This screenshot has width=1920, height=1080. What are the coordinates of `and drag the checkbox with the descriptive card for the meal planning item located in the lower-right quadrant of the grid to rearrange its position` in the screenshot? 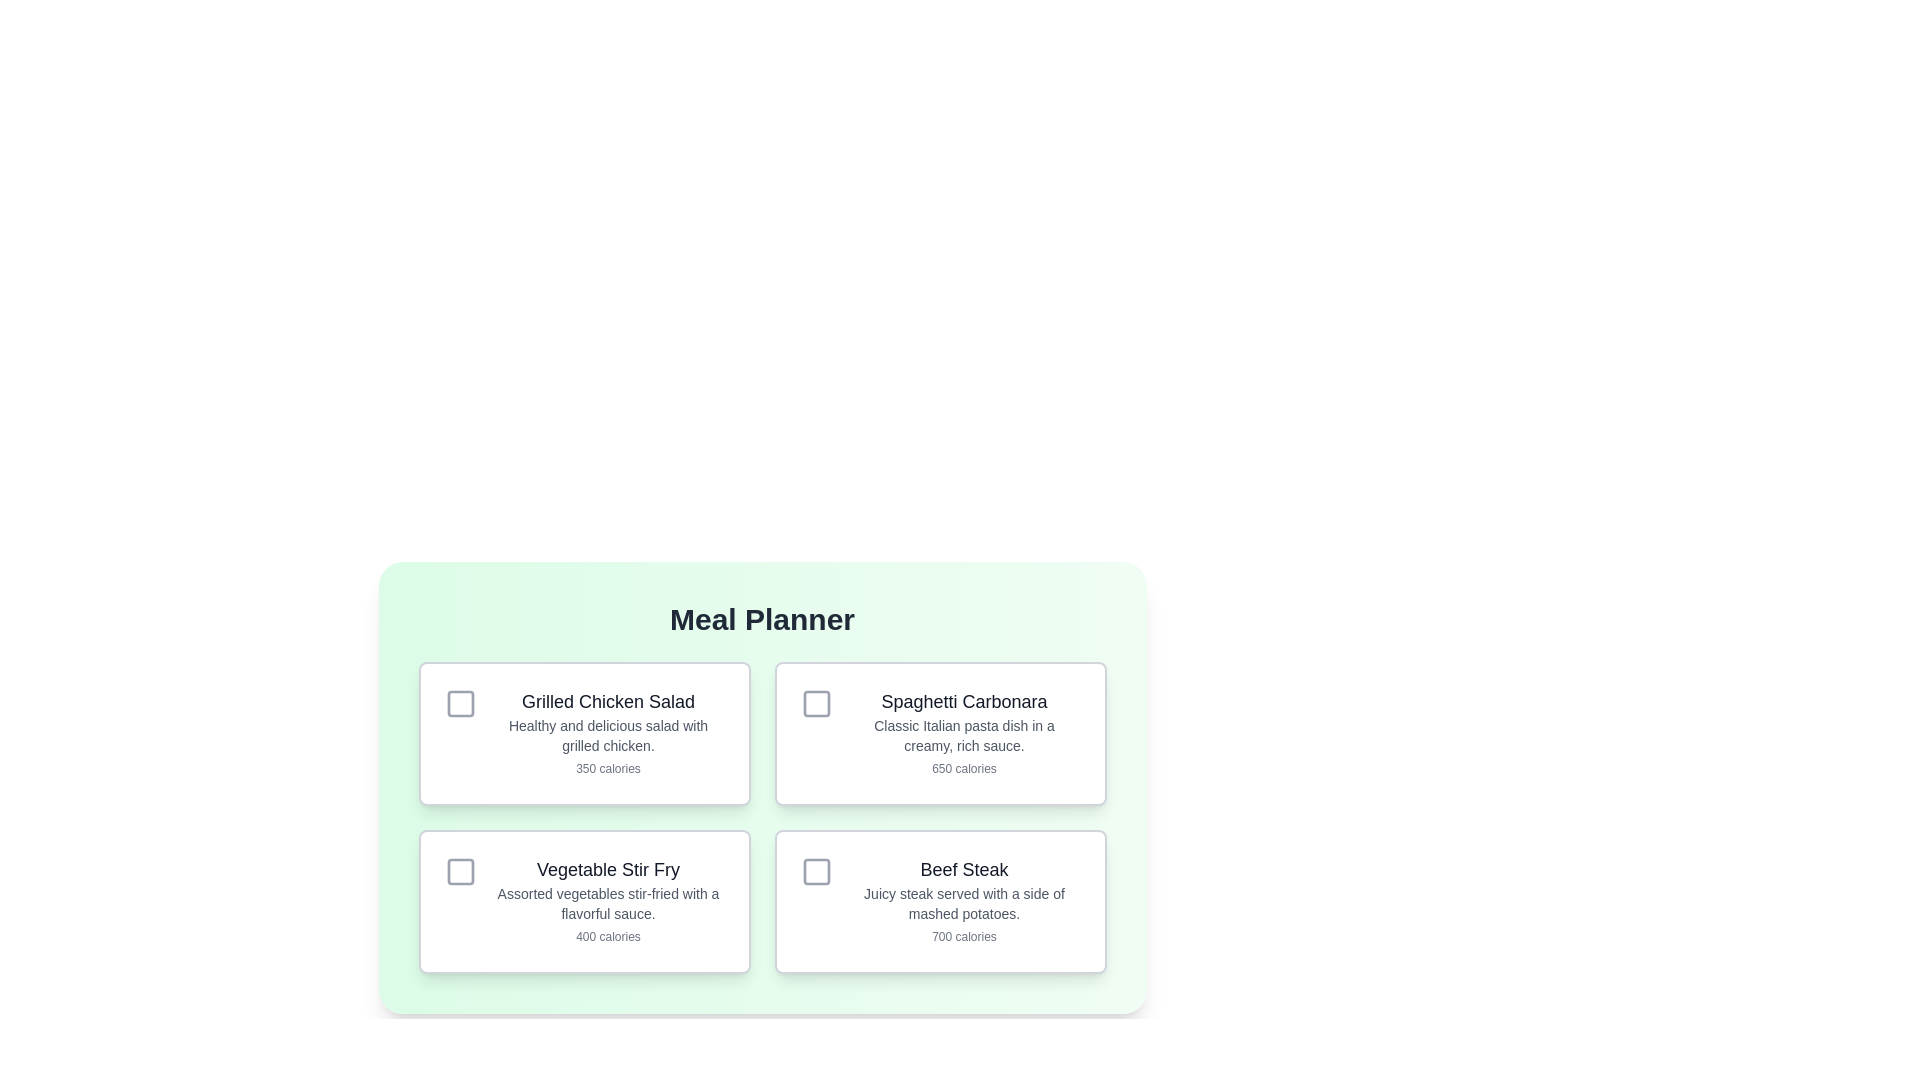 It's located at (939, 902).